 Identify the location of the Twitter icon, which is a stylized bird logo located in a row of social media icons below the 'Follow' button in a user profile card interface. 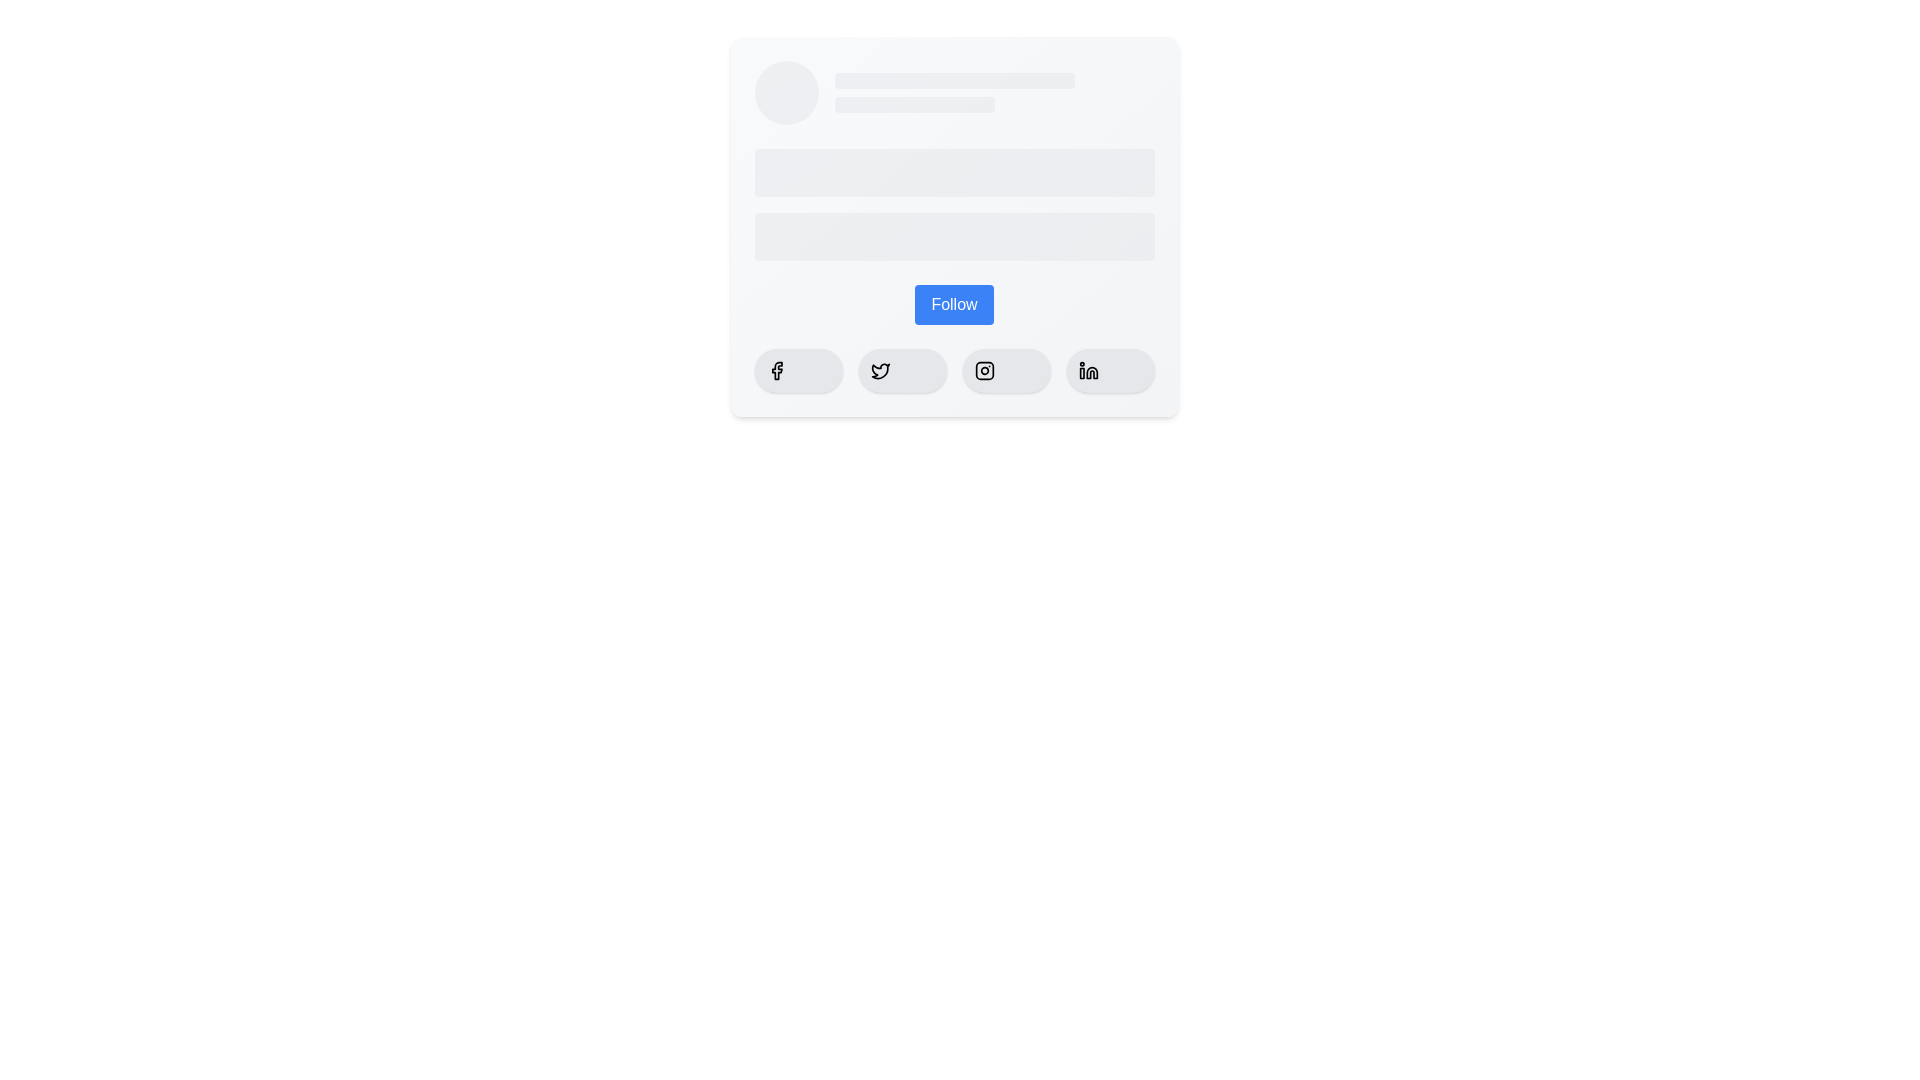
(880, 371).